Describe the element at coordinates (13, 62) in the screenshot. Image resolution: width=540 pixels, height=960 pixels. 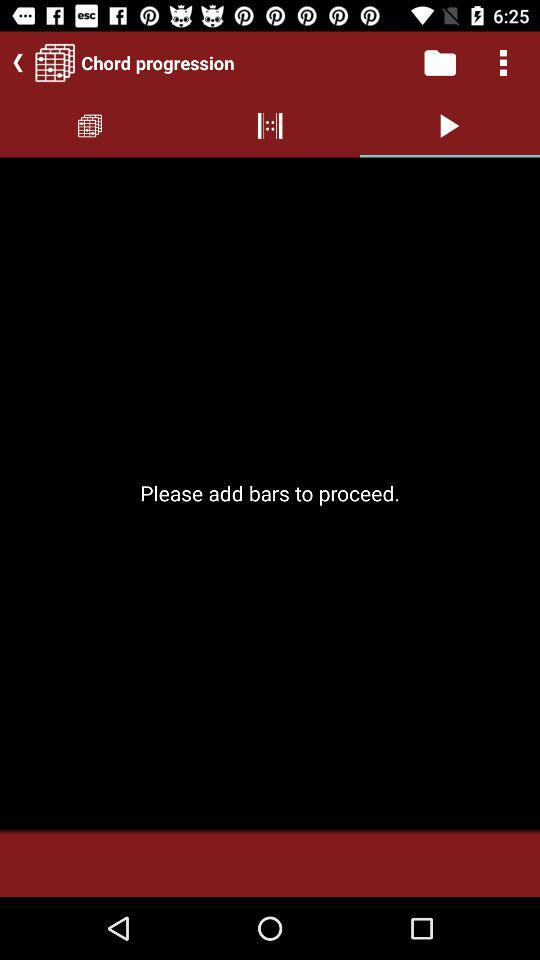
I see `the arrow_backward icon` at that location.